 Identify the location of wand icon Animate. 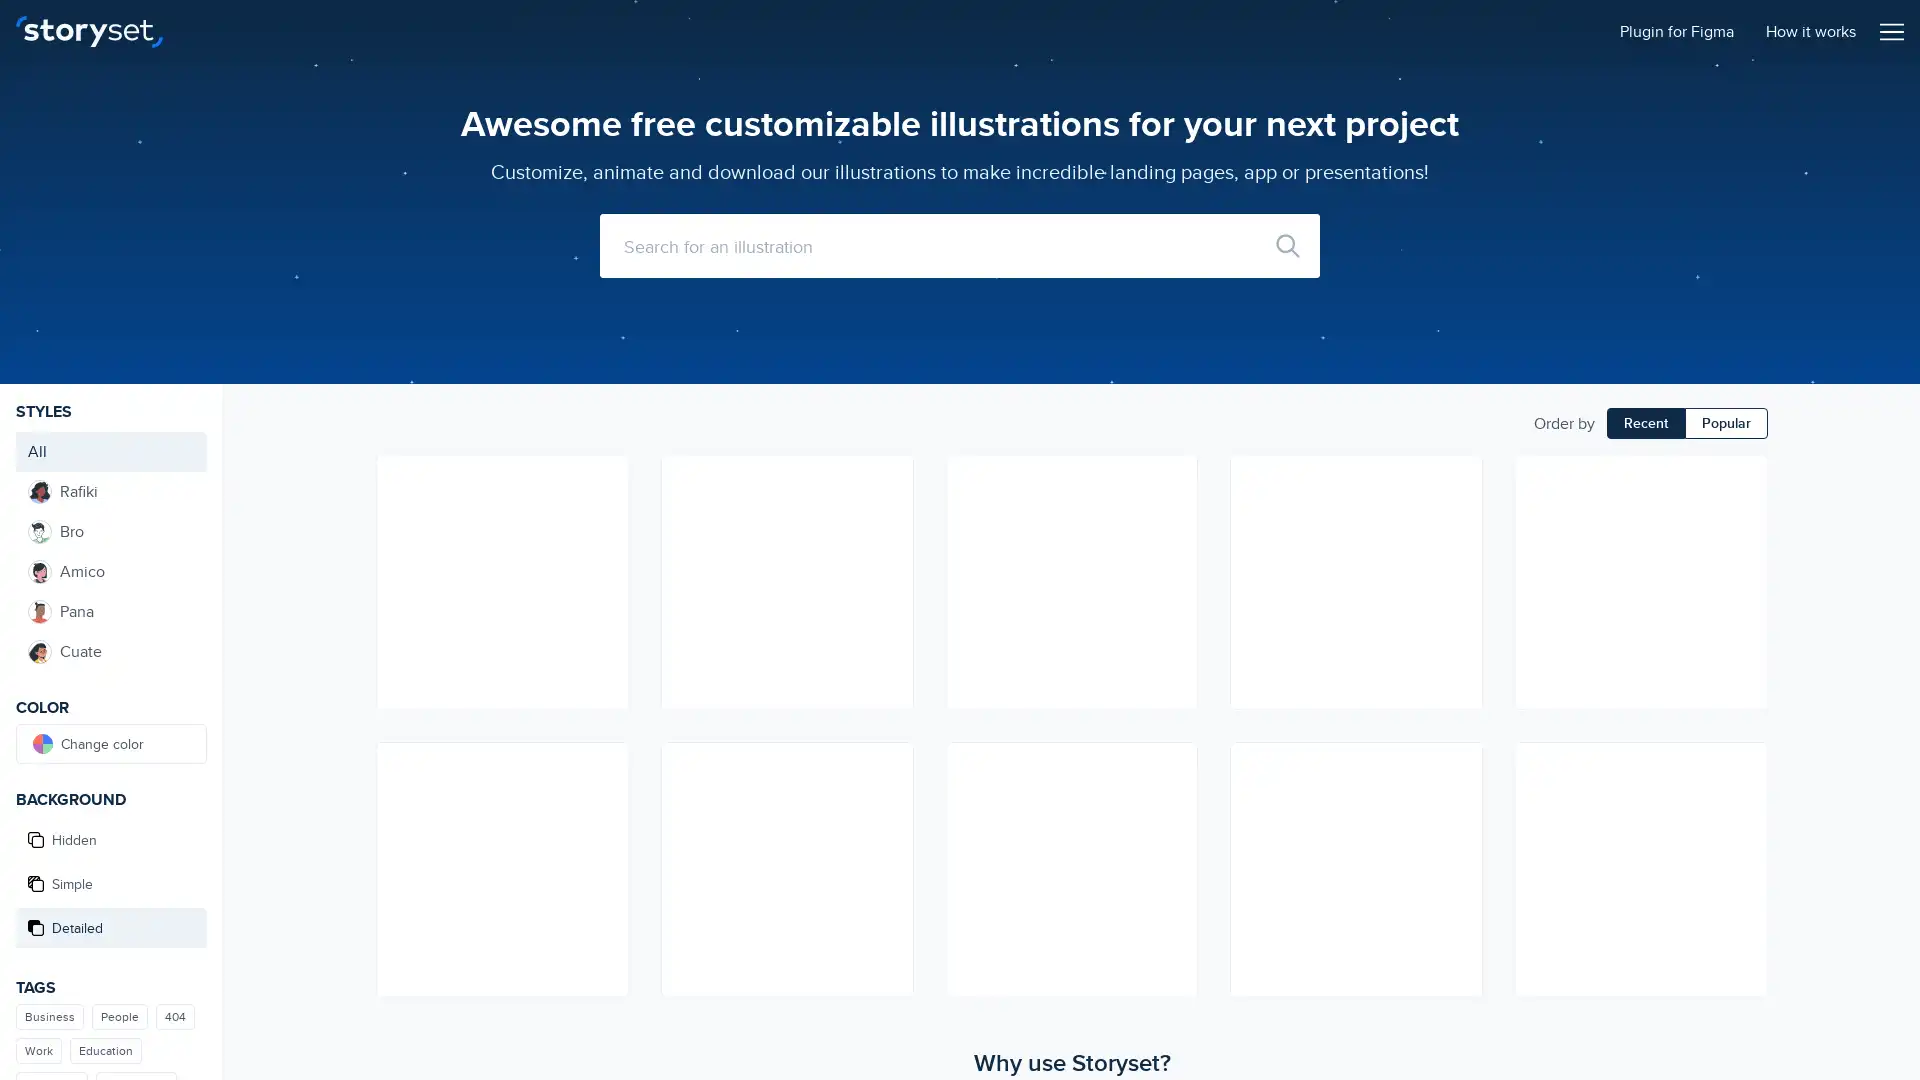
(1172, 765).